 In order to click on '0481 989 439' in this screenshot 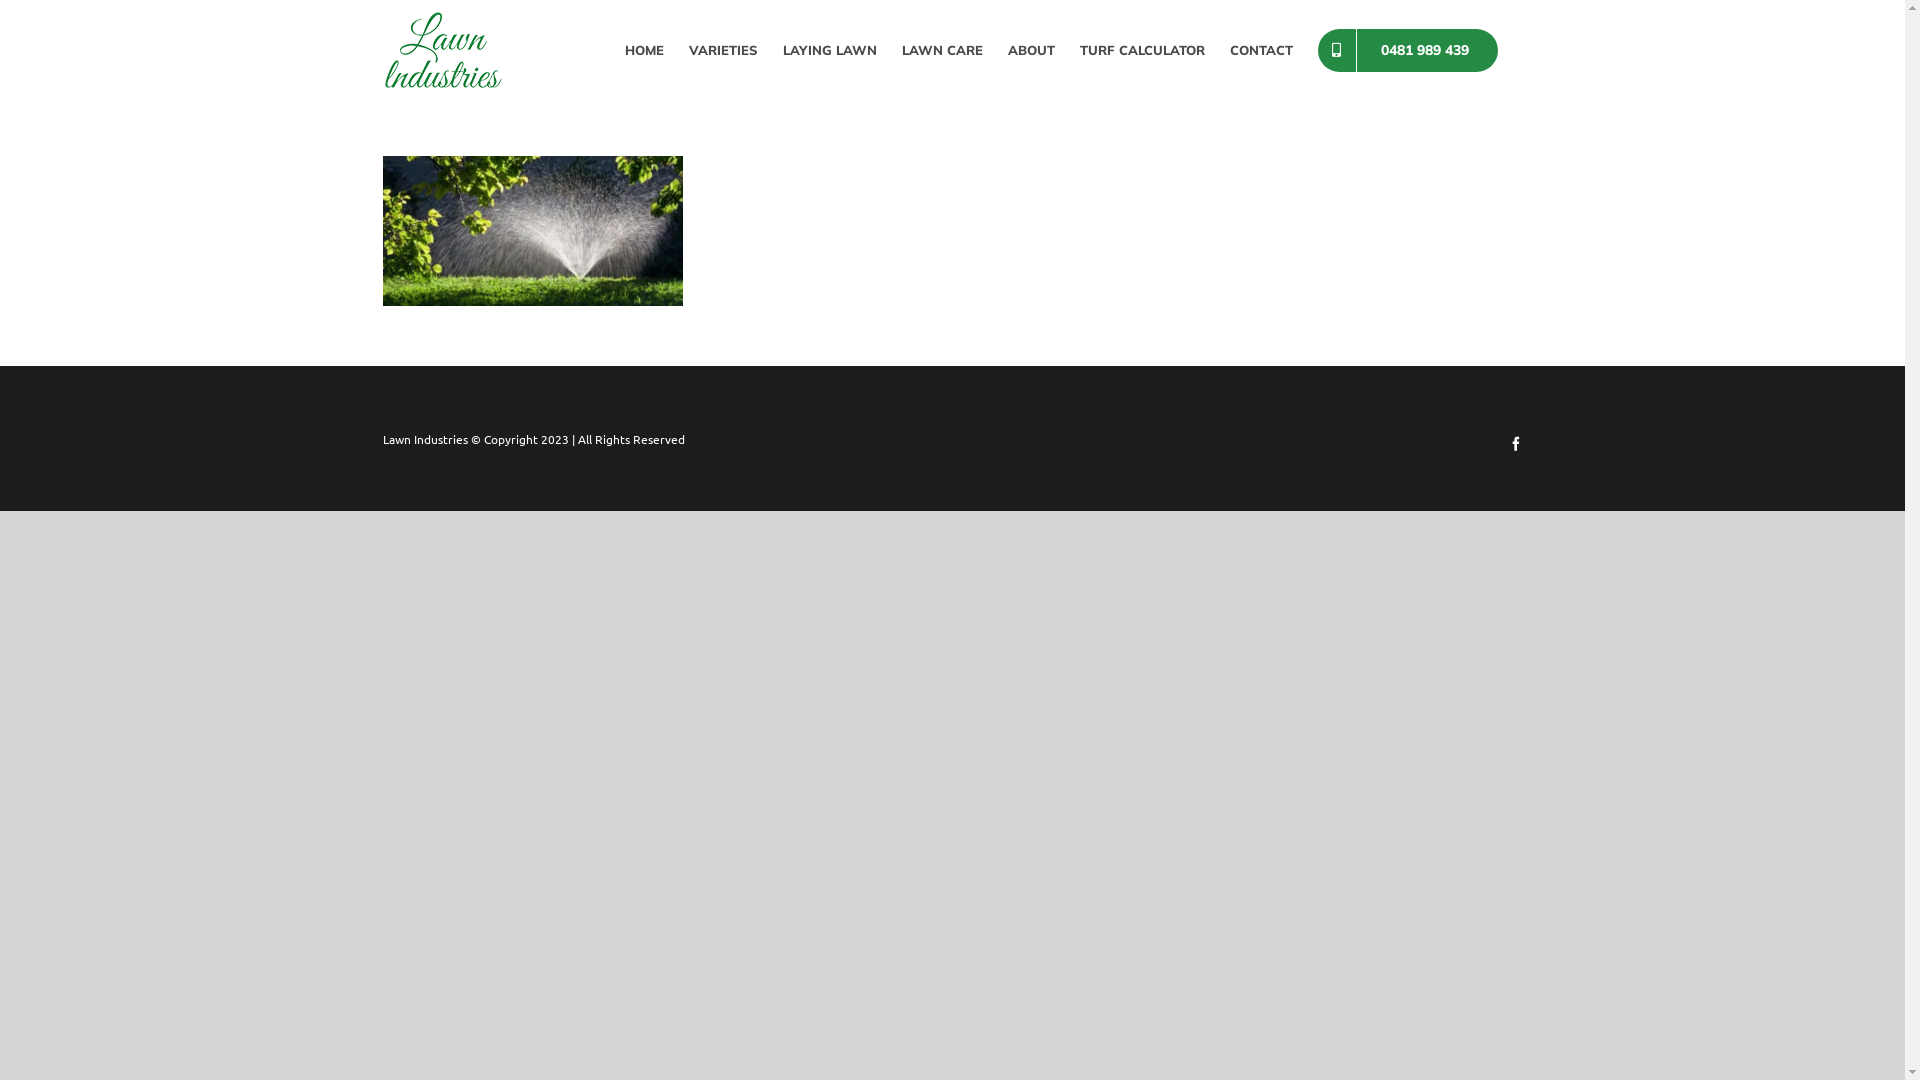, I will do `click(1318, 49)`.